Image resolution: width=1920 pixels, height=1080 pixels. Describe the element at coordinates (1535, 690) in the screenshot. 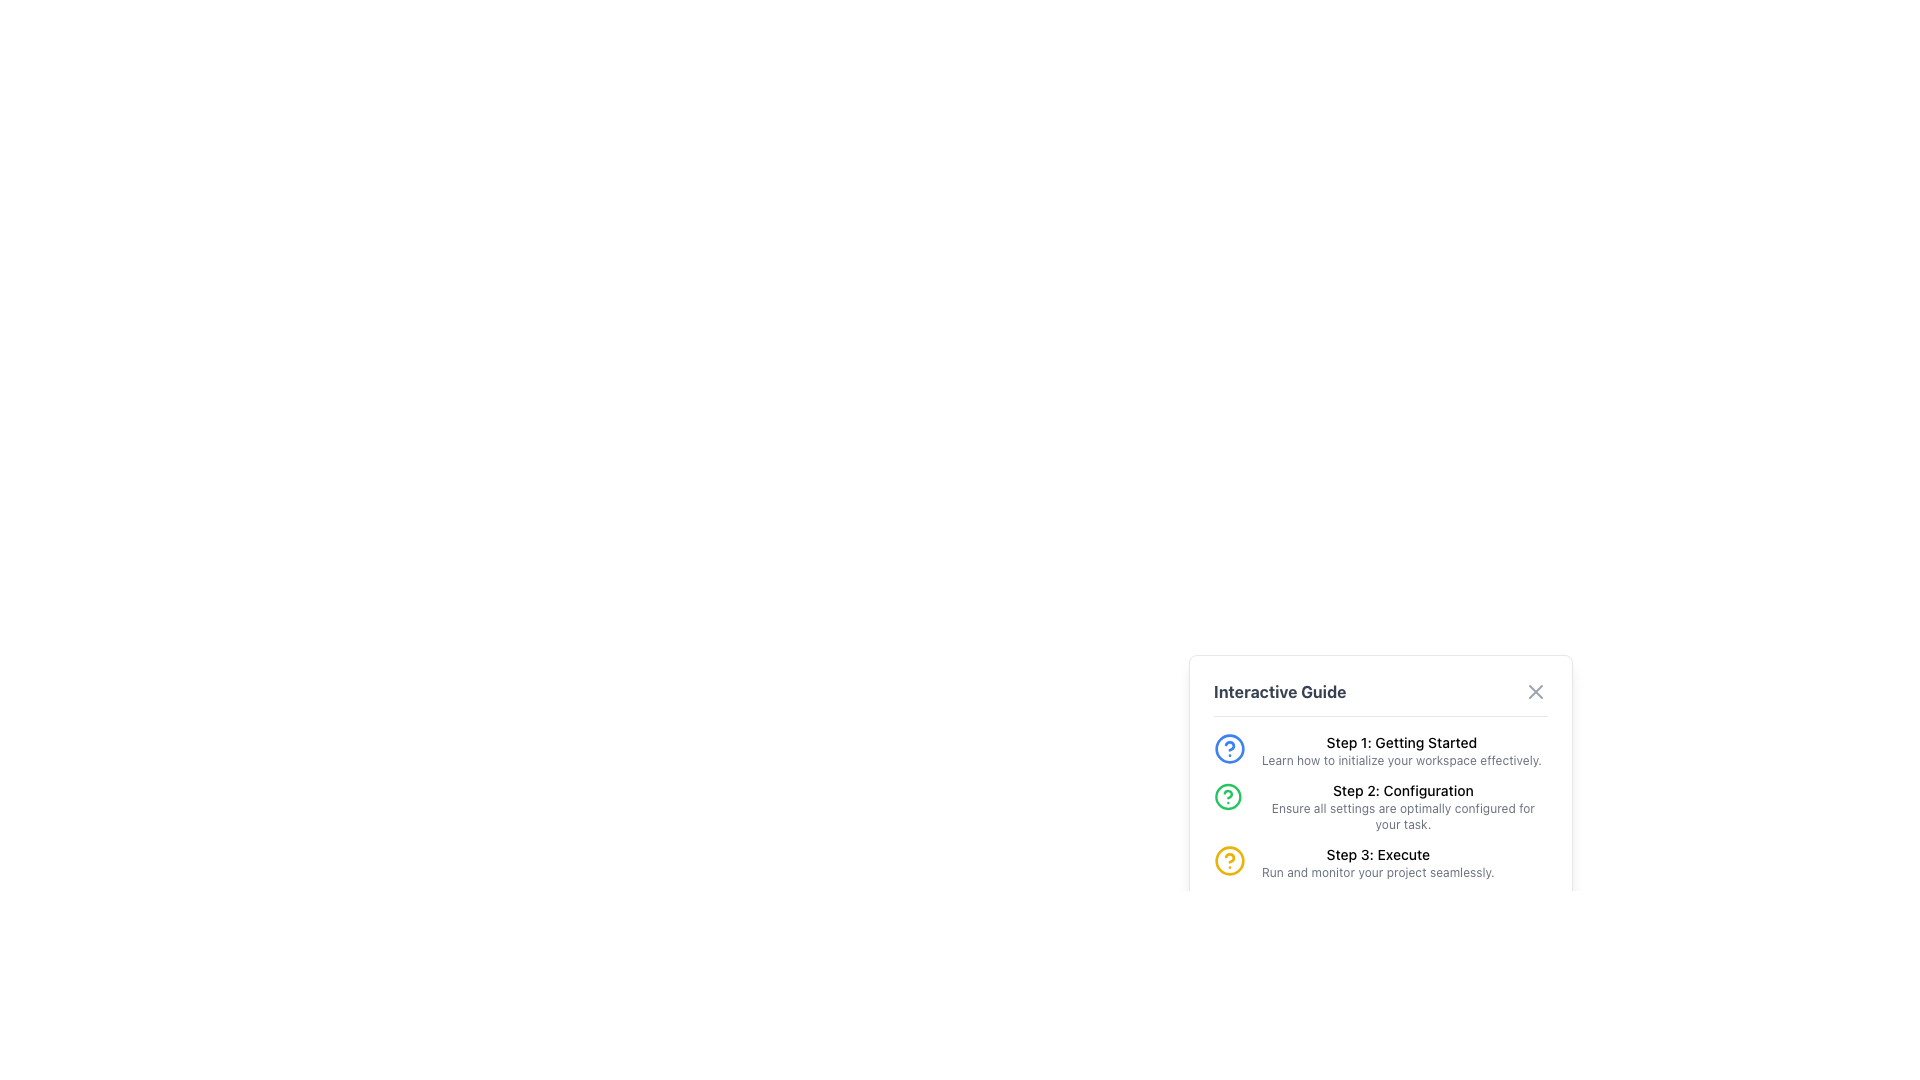

I see `the close button located at the top-right corner of the 'Interactive Guide' section to change its color` at that location.